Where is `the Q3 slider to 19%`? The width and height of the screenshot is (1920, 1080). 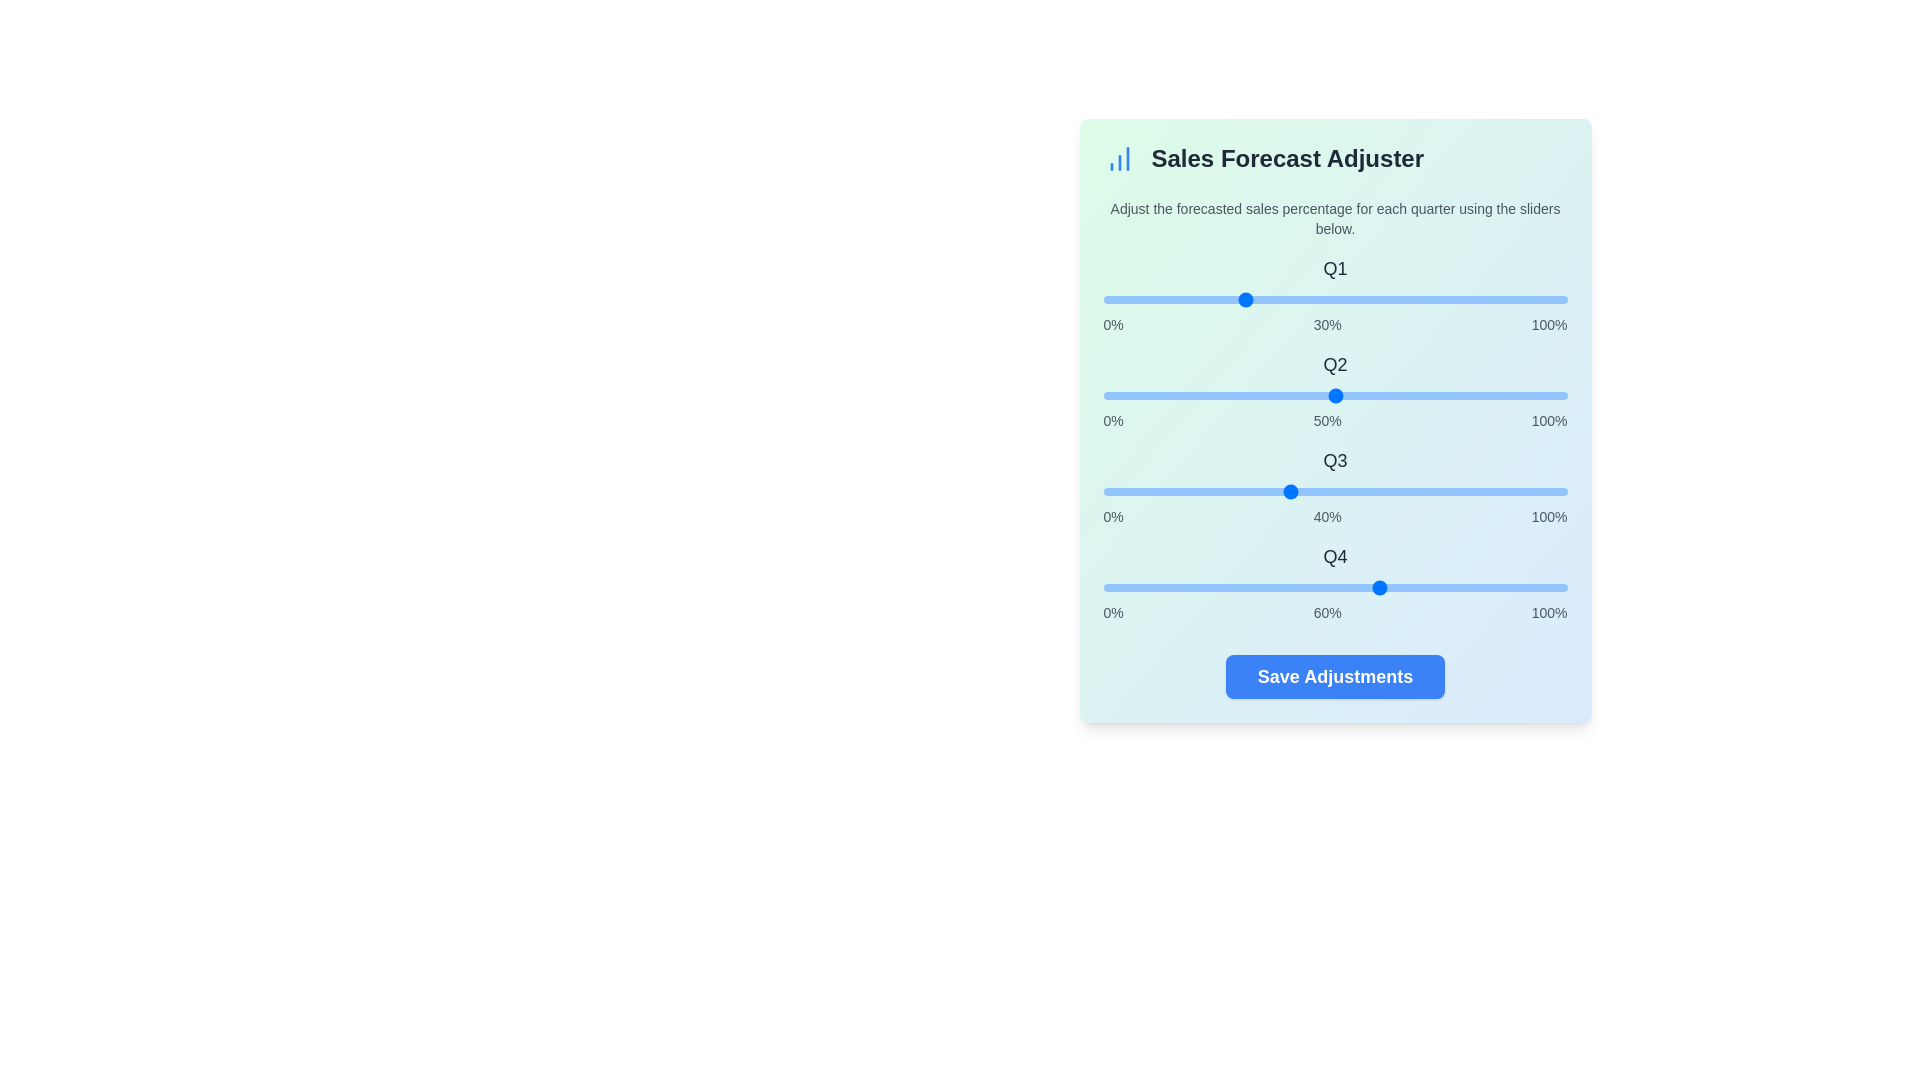 the Q3 slider to 19% is located at coordinates (1191, 492).